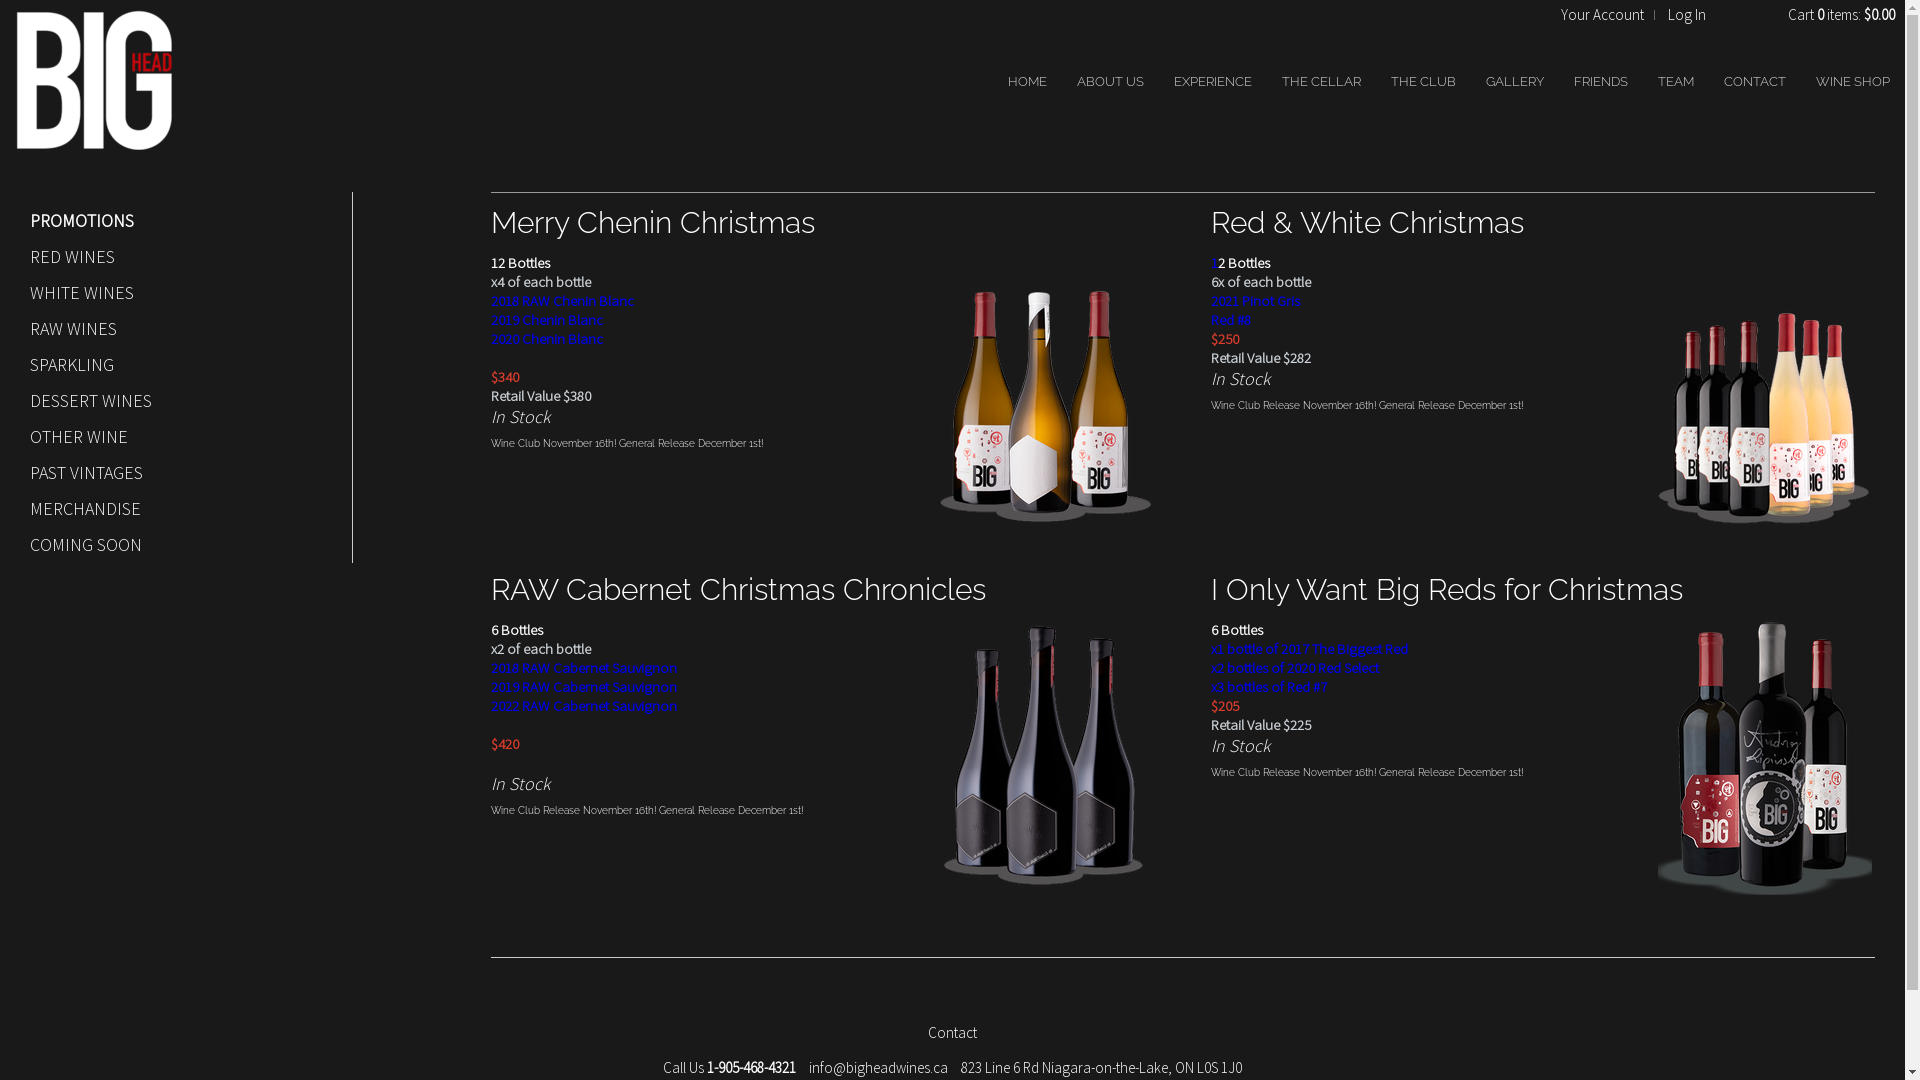  I want to click on 'ABOUT US', so click(1109, 80).